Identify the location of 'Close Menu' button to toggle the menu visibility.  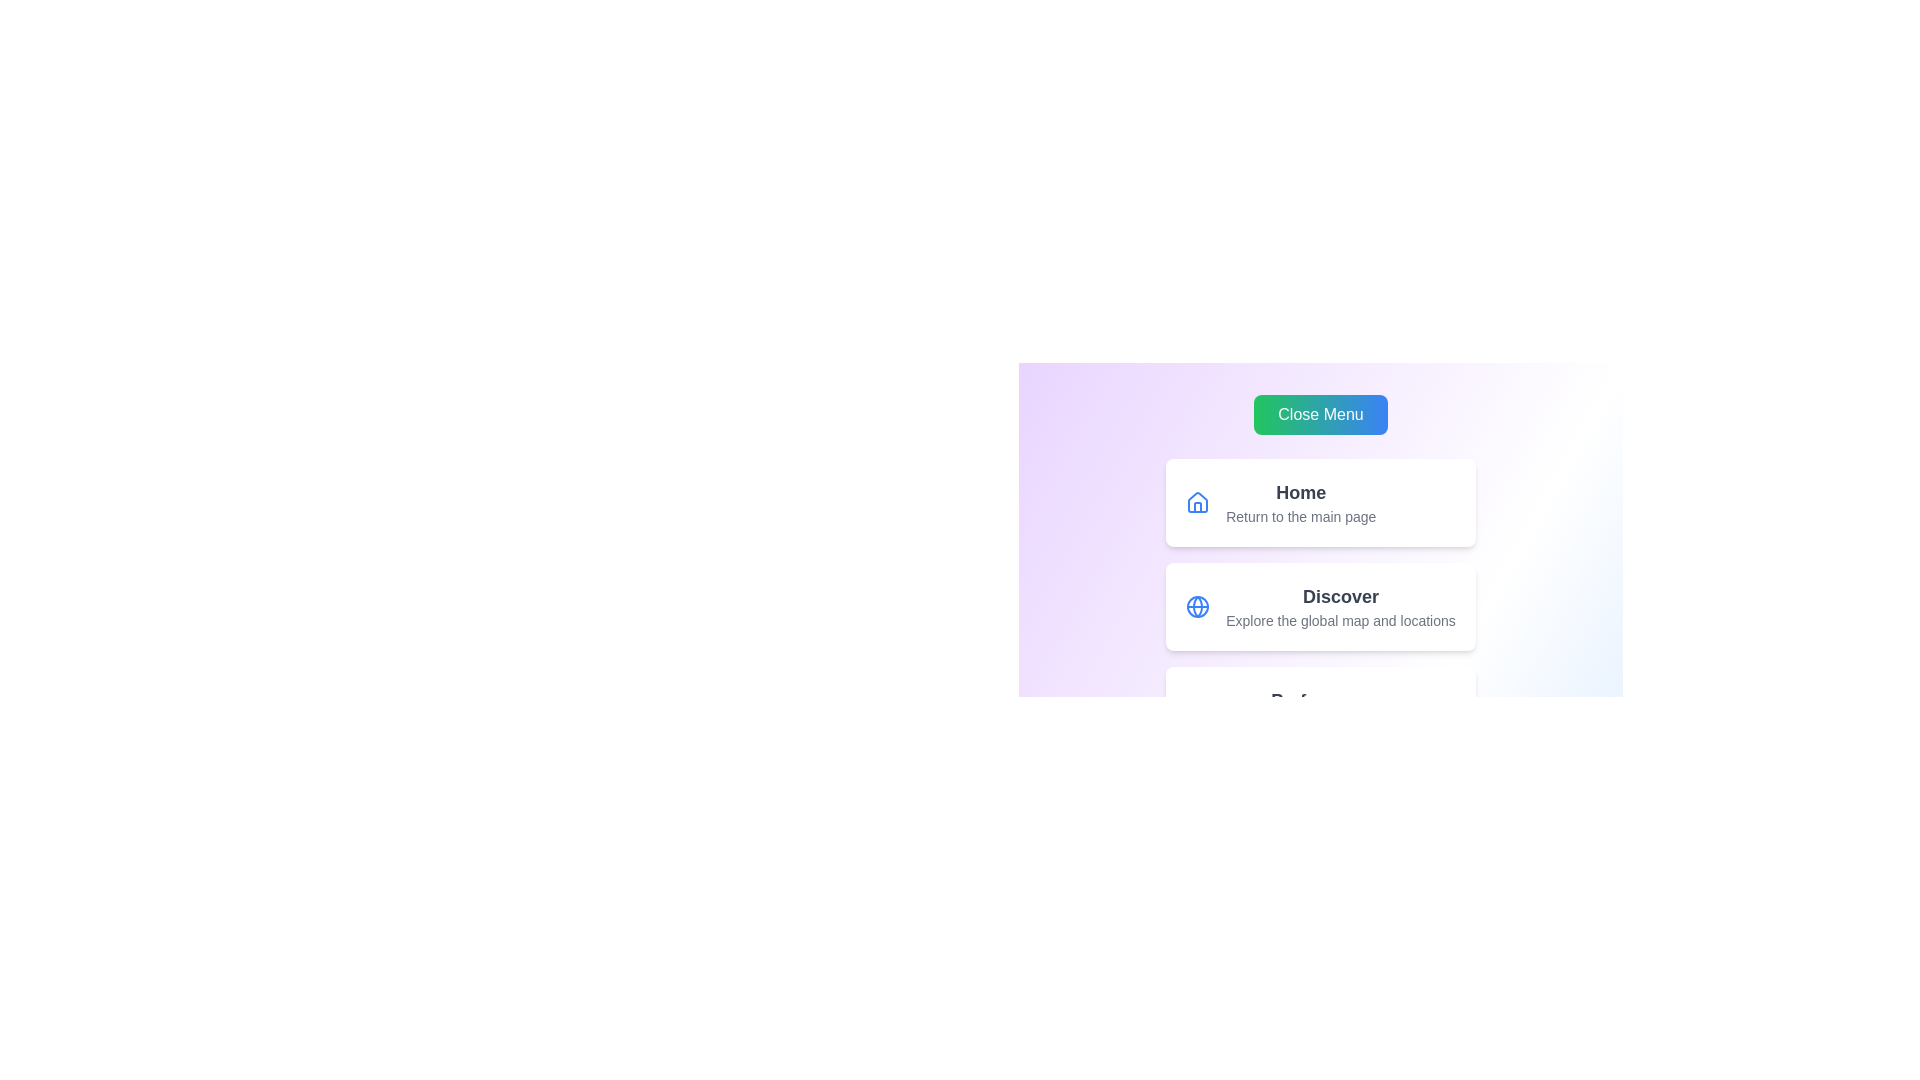
(1320, 414).